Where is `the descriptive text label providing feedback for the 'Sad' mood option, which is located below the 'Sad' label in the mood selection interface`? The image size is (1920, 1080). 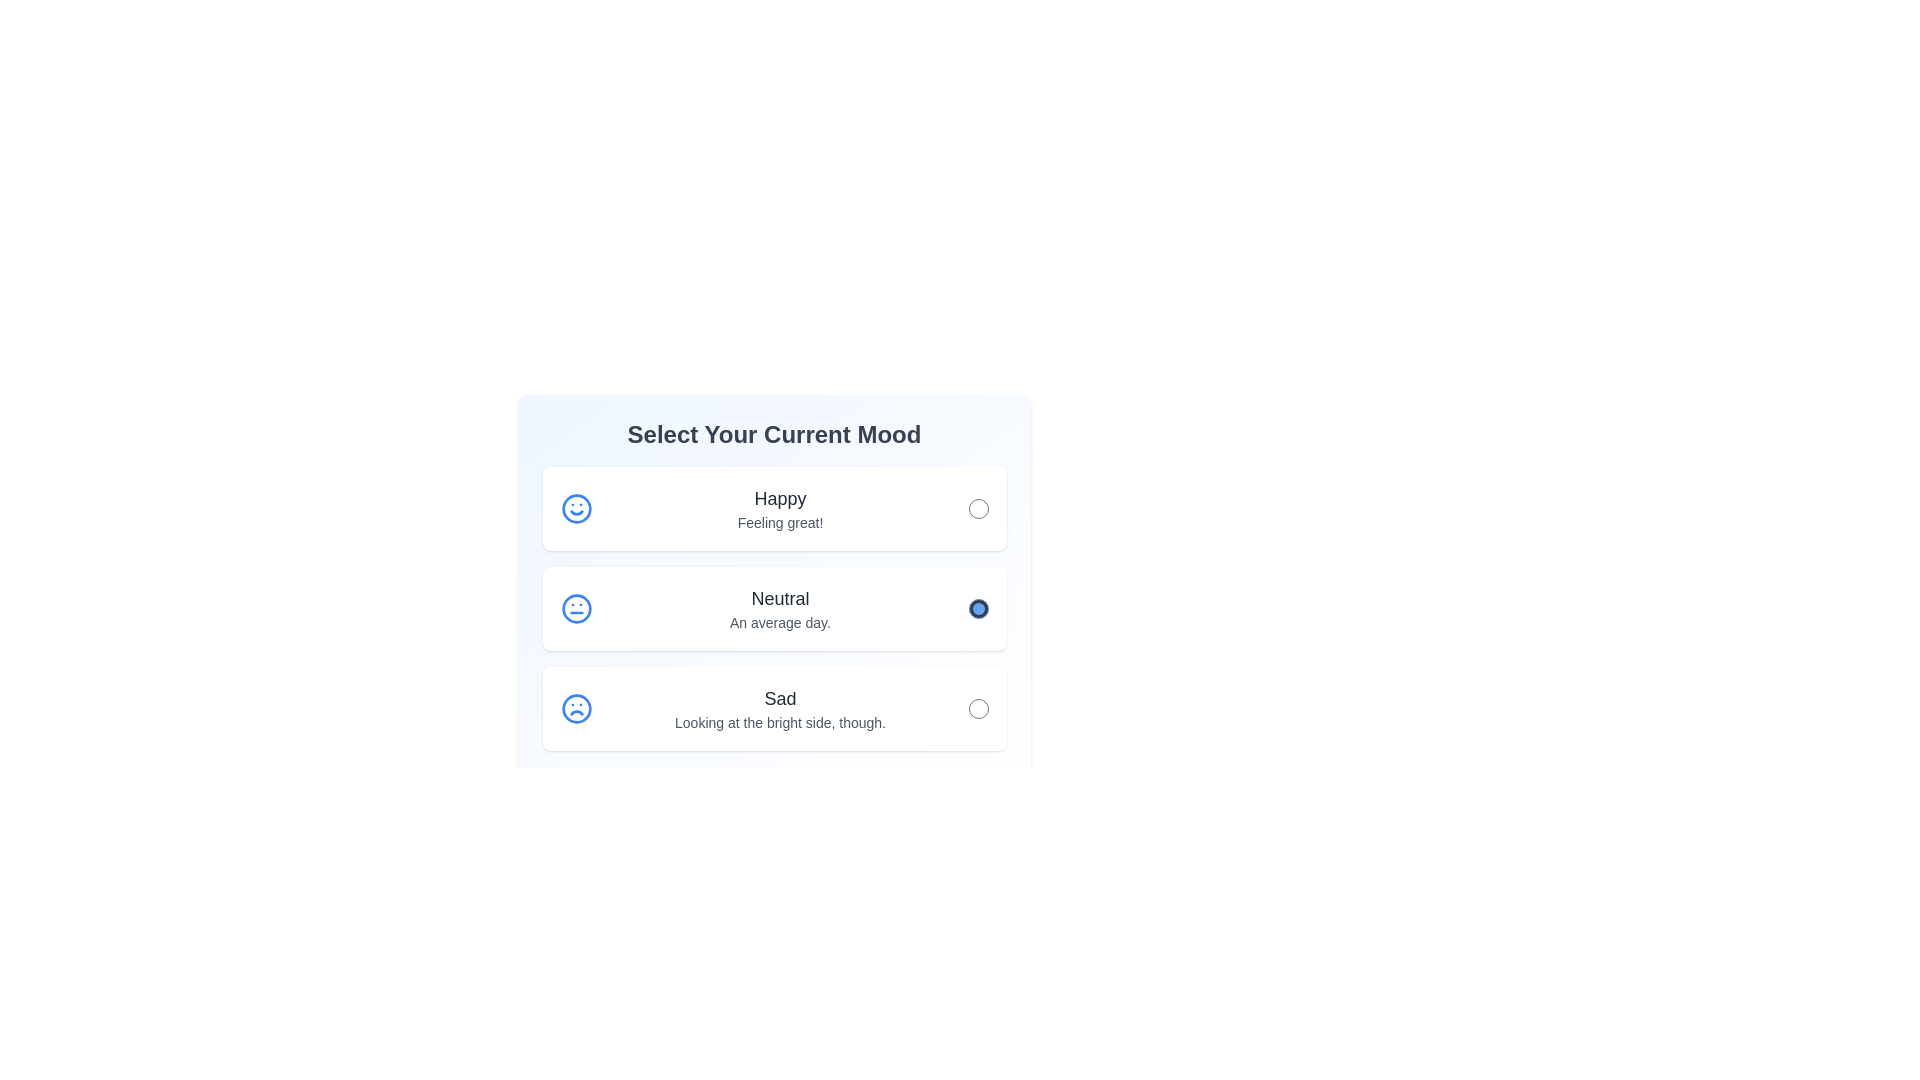 the descriptive text label providing feedback for the 'Sad' mood option, which is located below the 'Sad' label in the mood selection interface is located at coordinates (779, 722).